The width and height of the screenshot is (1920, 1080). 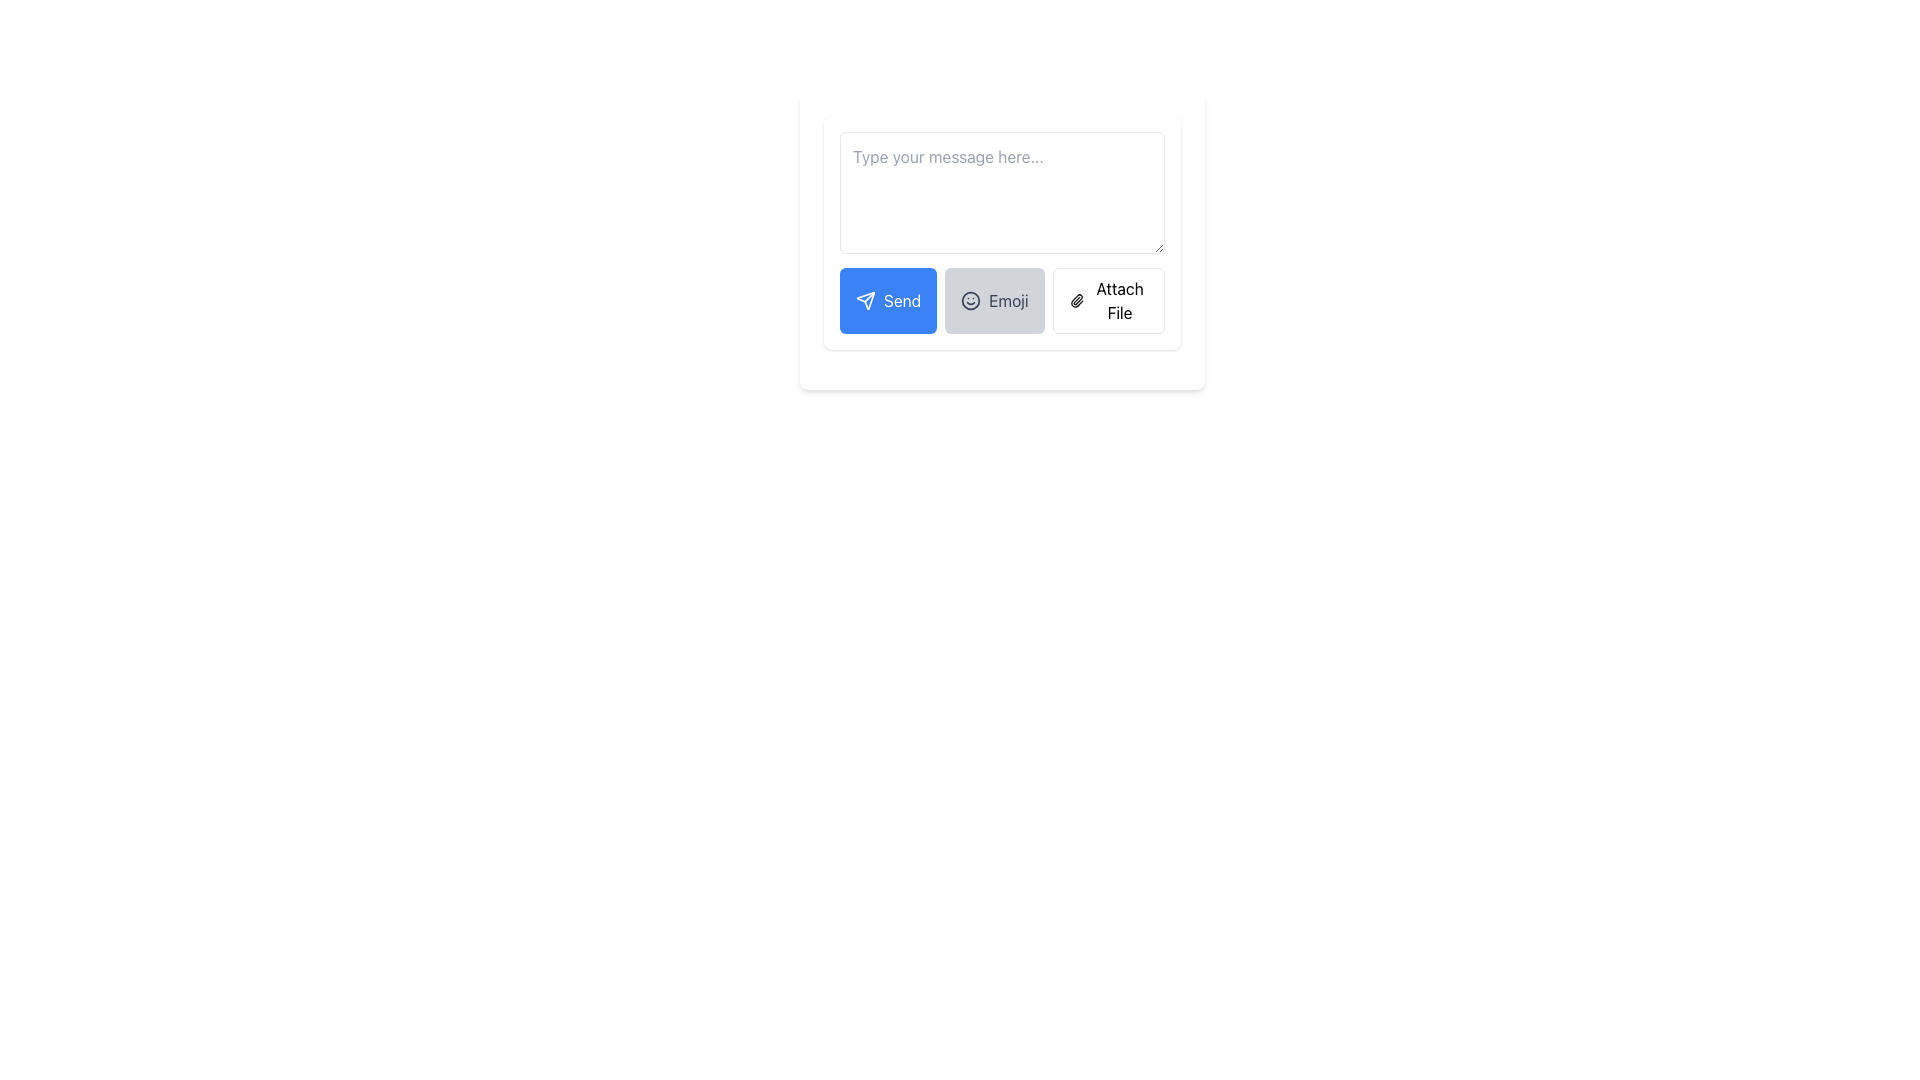 What do you see at coordinates (971, 300) in the screenshot?
I see `the emoji icon located on the left side of the 'Emoji' button, which is directly to the left of the 'Emoji' text` at bounding box center [971, 300].